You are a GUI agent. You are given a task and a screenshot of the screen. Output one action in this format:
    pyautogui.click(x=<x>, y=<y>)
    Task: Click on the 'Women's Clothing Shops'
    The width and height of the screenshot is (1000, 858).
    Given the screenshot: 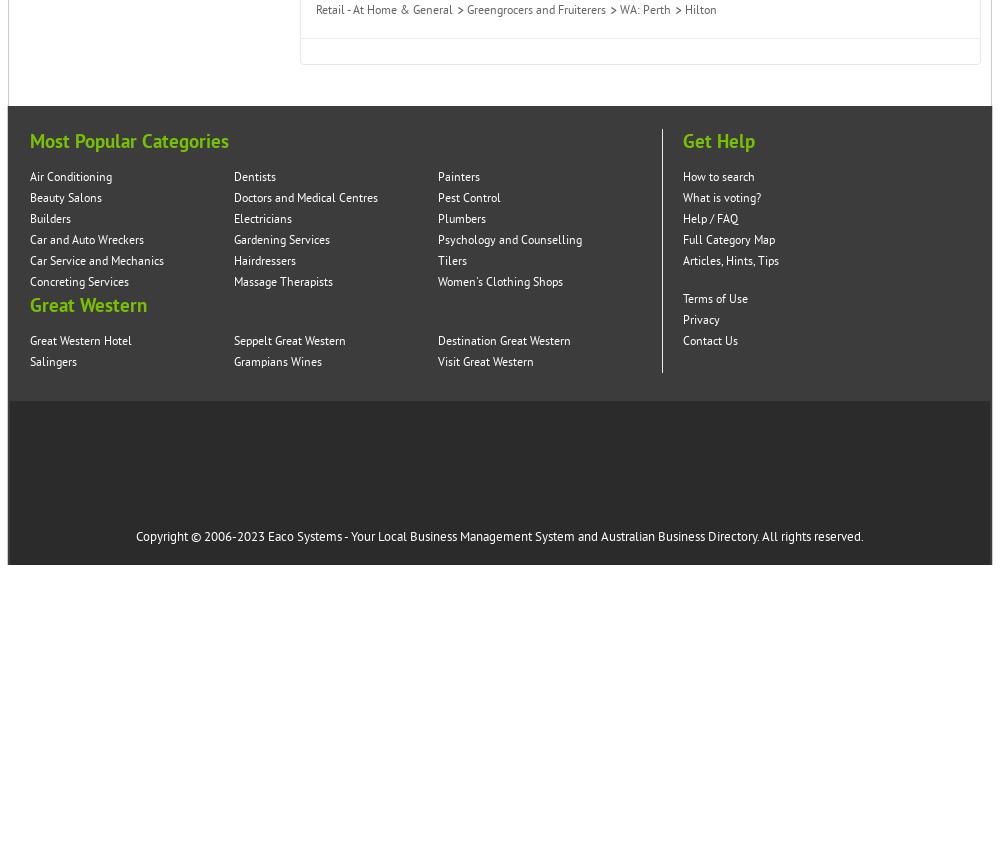 What is the action you would take?
    pyautogui.click(x=500, y=282)
    